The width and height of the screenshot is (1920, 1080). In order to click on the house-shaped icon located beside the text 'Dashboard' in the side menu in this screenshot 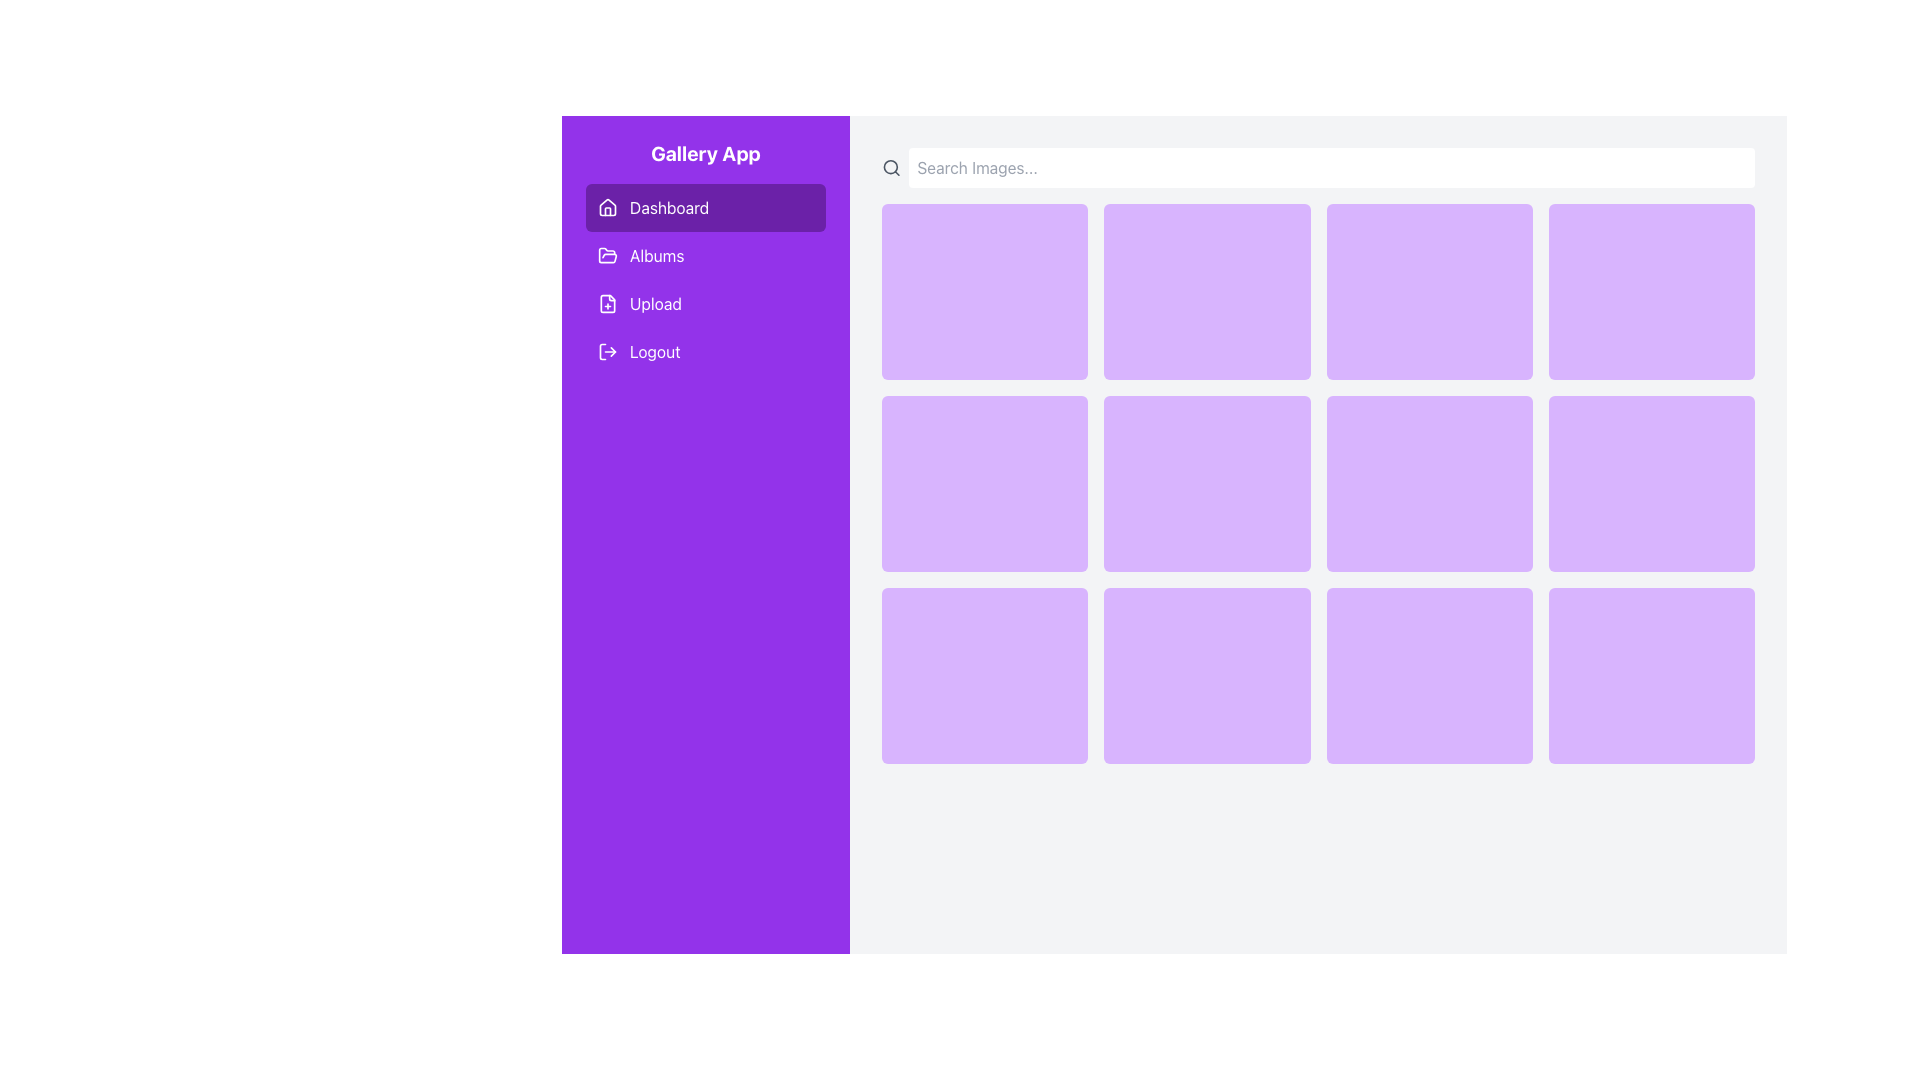, I will do `click(607, 208)`.